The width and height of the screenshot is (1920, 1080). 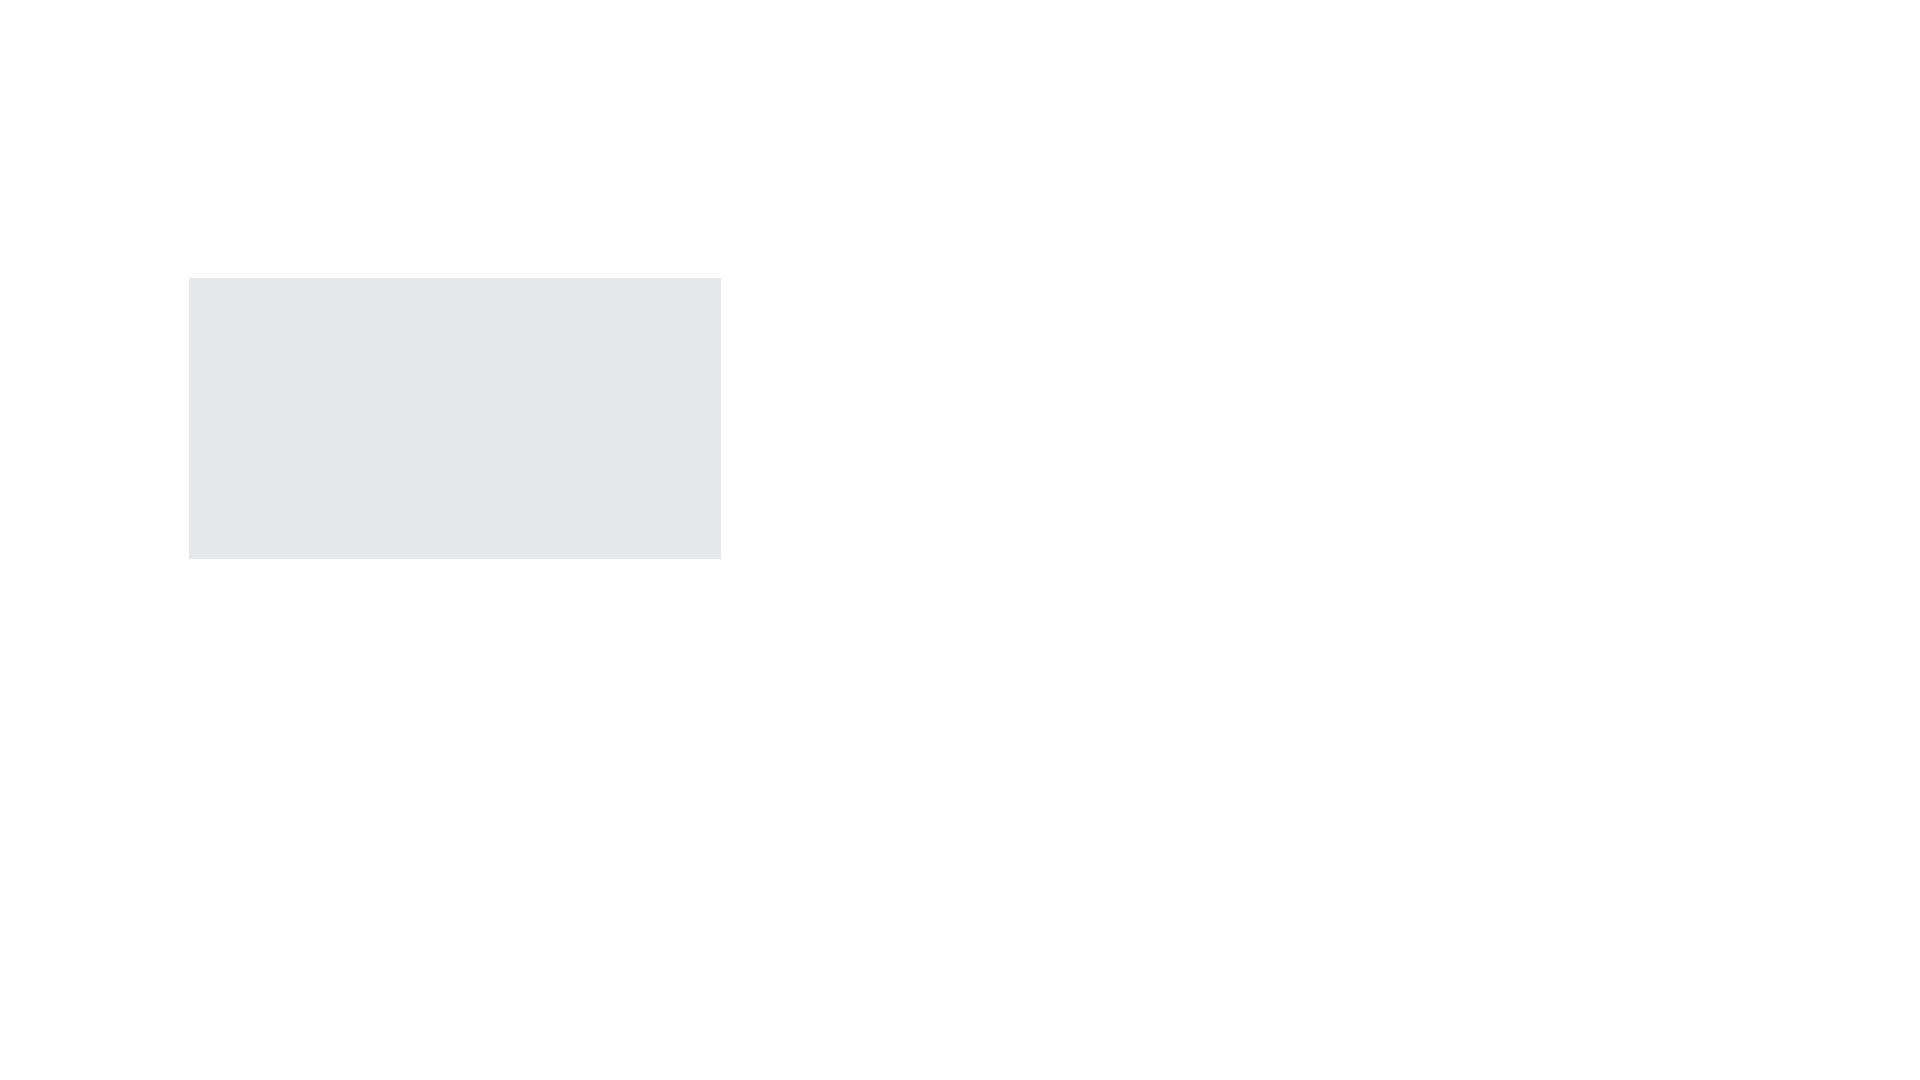 I want to click on the interactive areas of the modal window, which includes the buttons labeled 'Close' and 'Open Modal', so click(x=454, y=405).